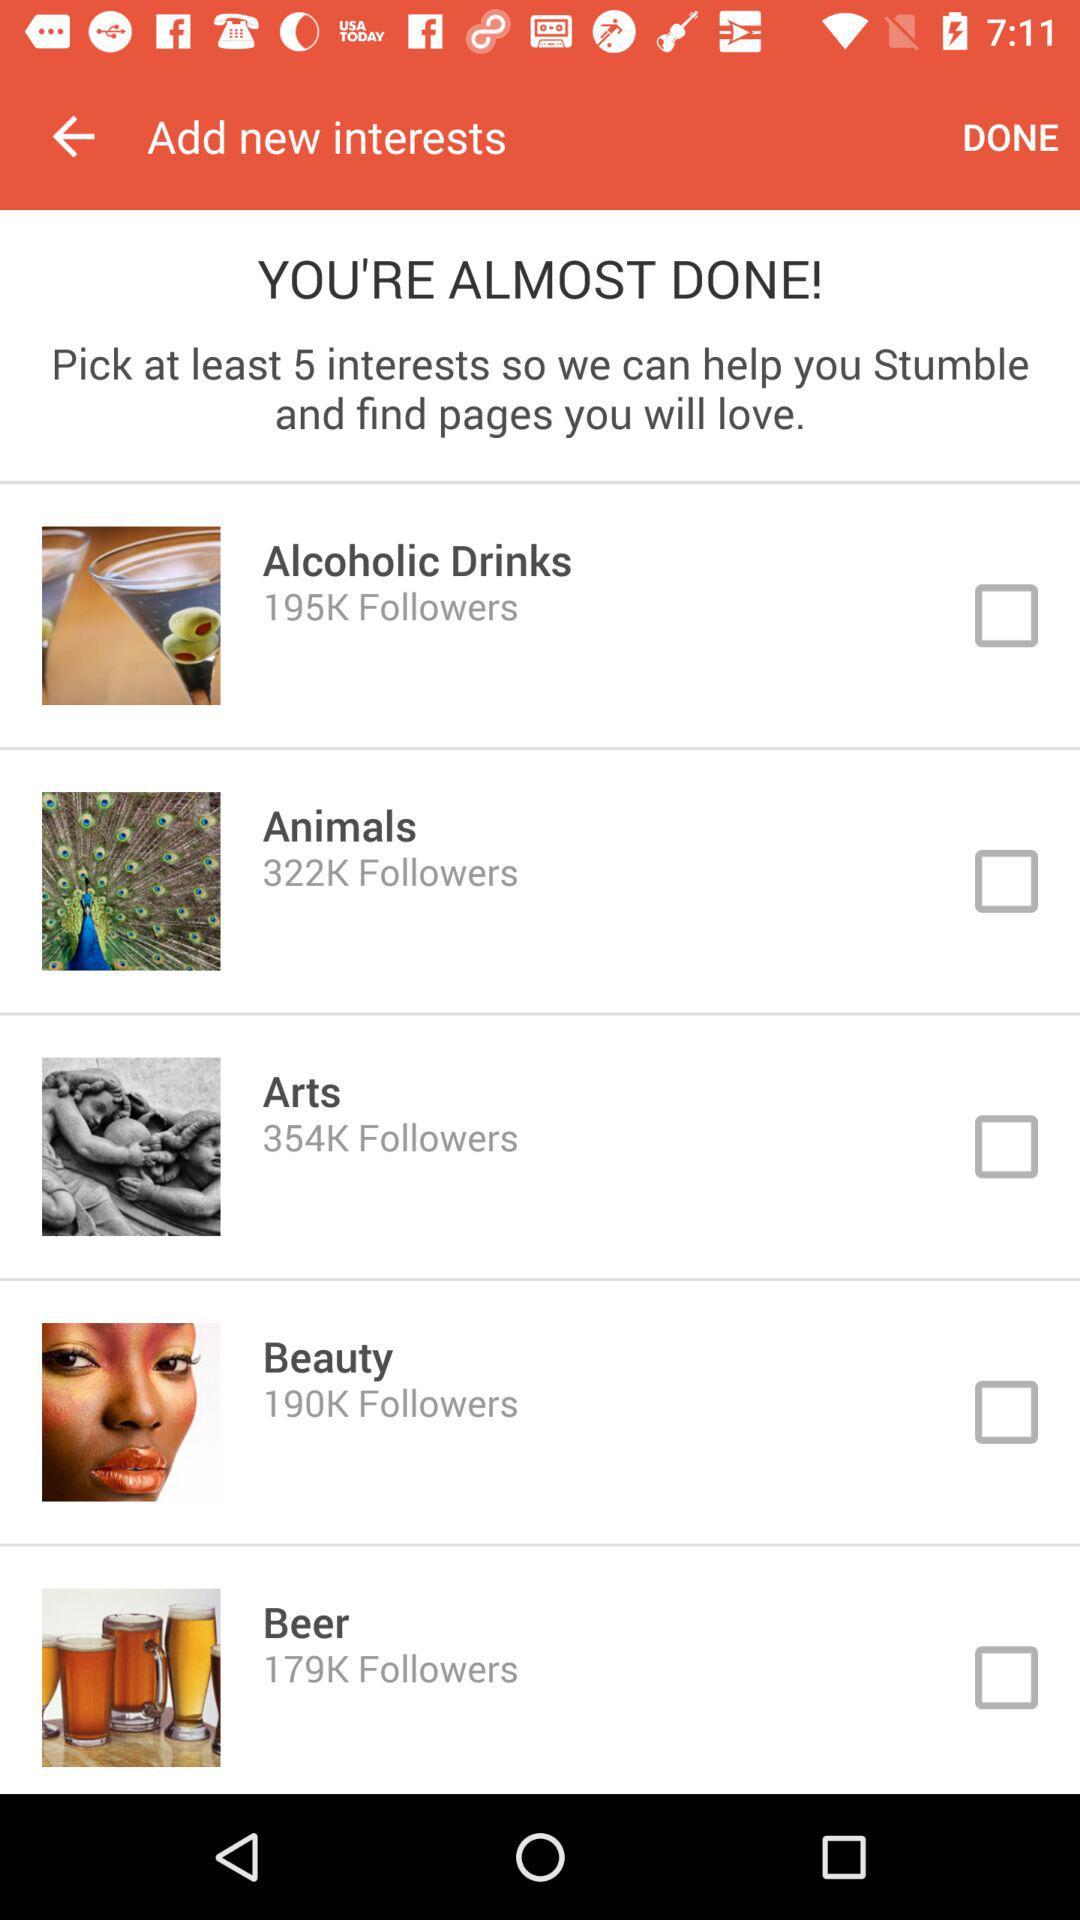 Image resolution: width=1080 pixels, height=1920 pixels. I want to click on alcoholic drinks interest, so click(540, 614).